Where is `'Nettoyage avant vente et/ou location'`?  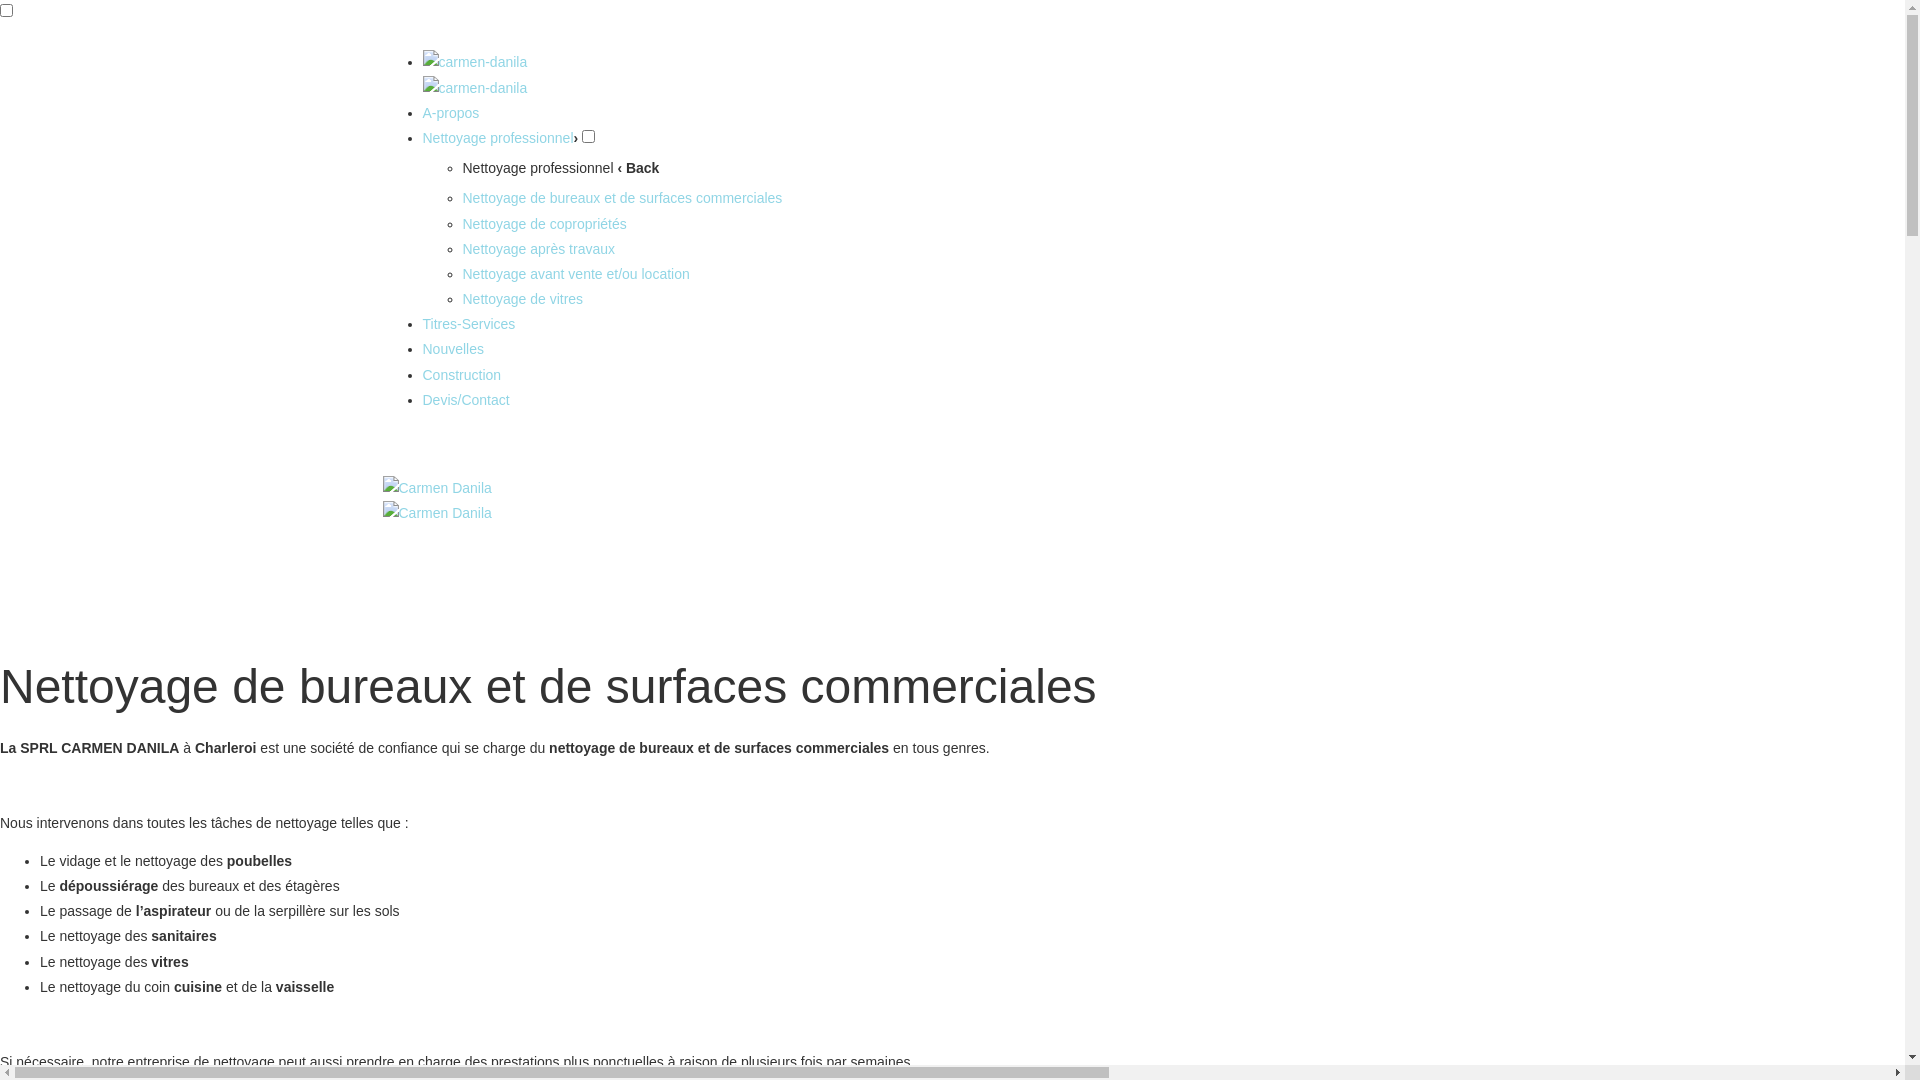 'Nettoyage avant vente et/ou location' is located at coordinates (574, 273).